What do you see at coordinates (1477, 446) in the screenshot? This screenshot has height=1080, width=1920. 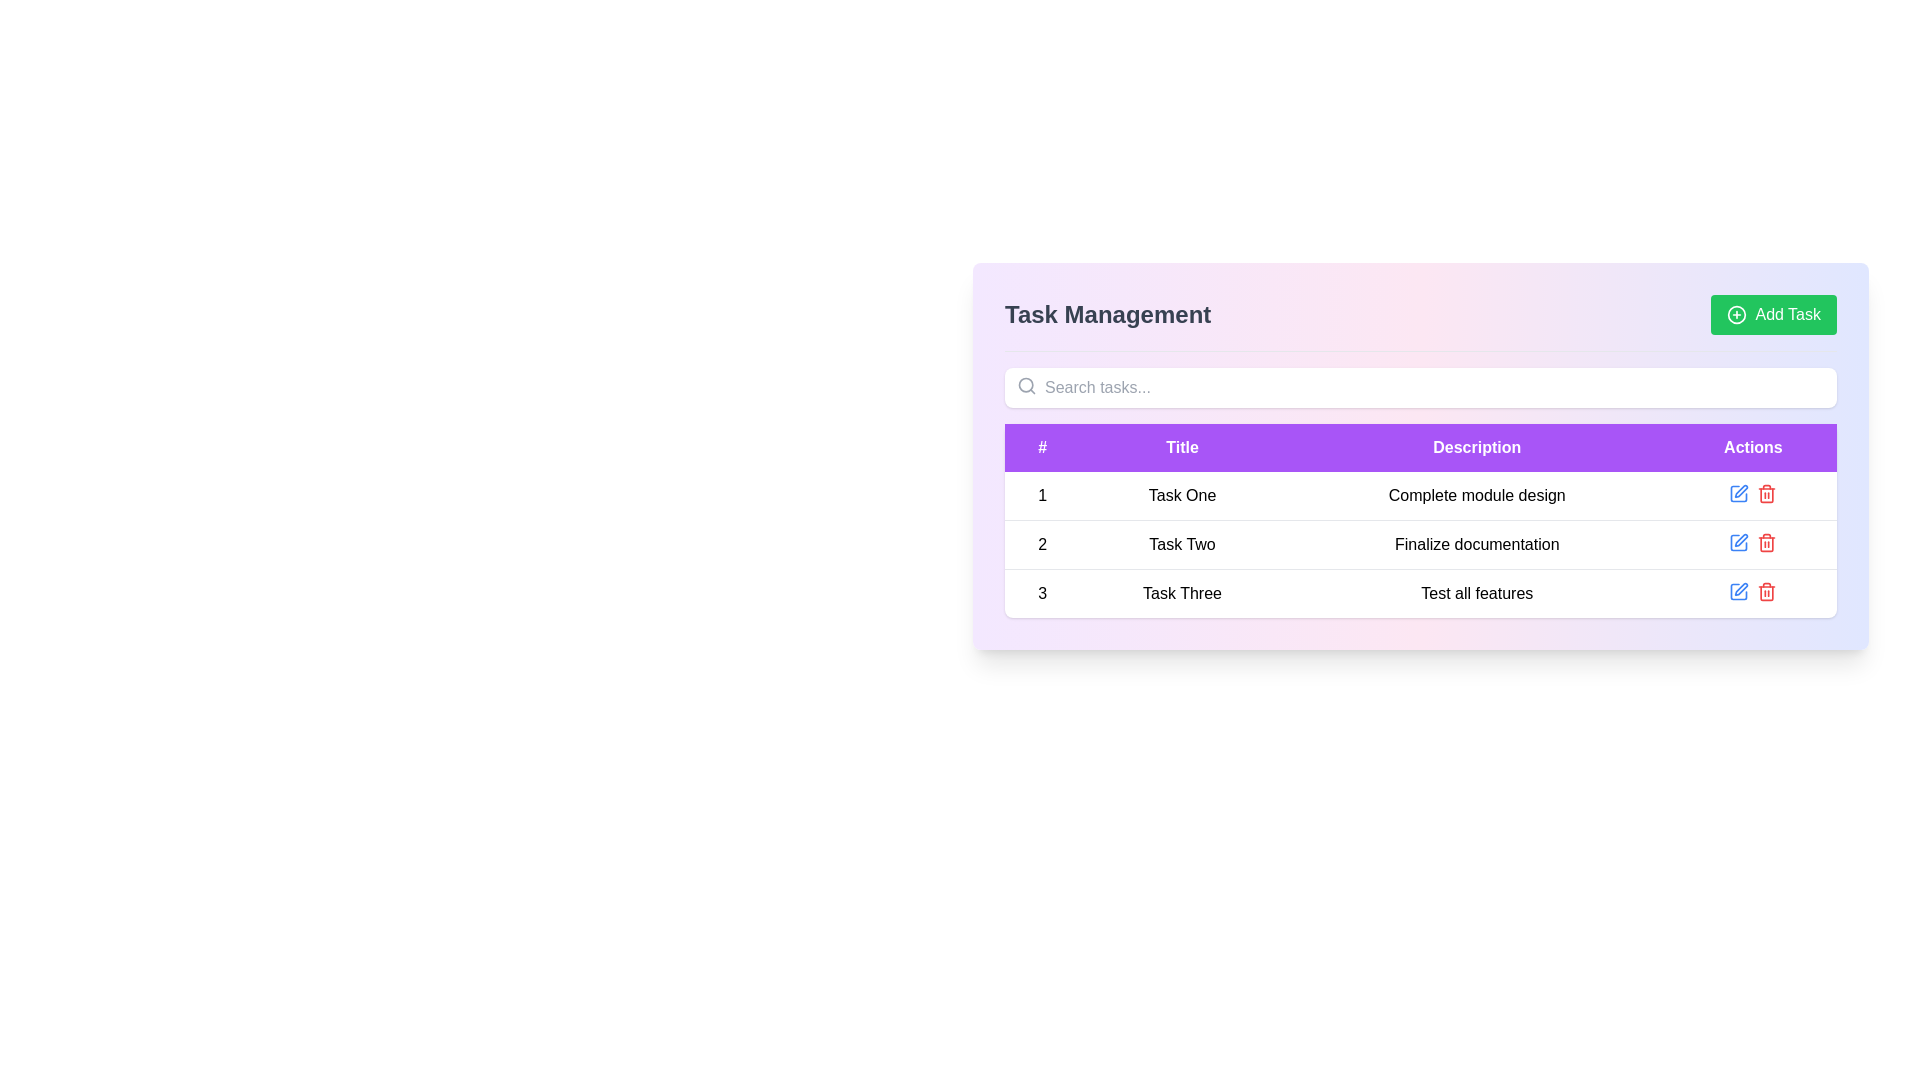 I see `text of the header label indicating the descriptions for items in the table, located between the 'Title' and 'Actions' columns` at bounding box center [1477, 446].